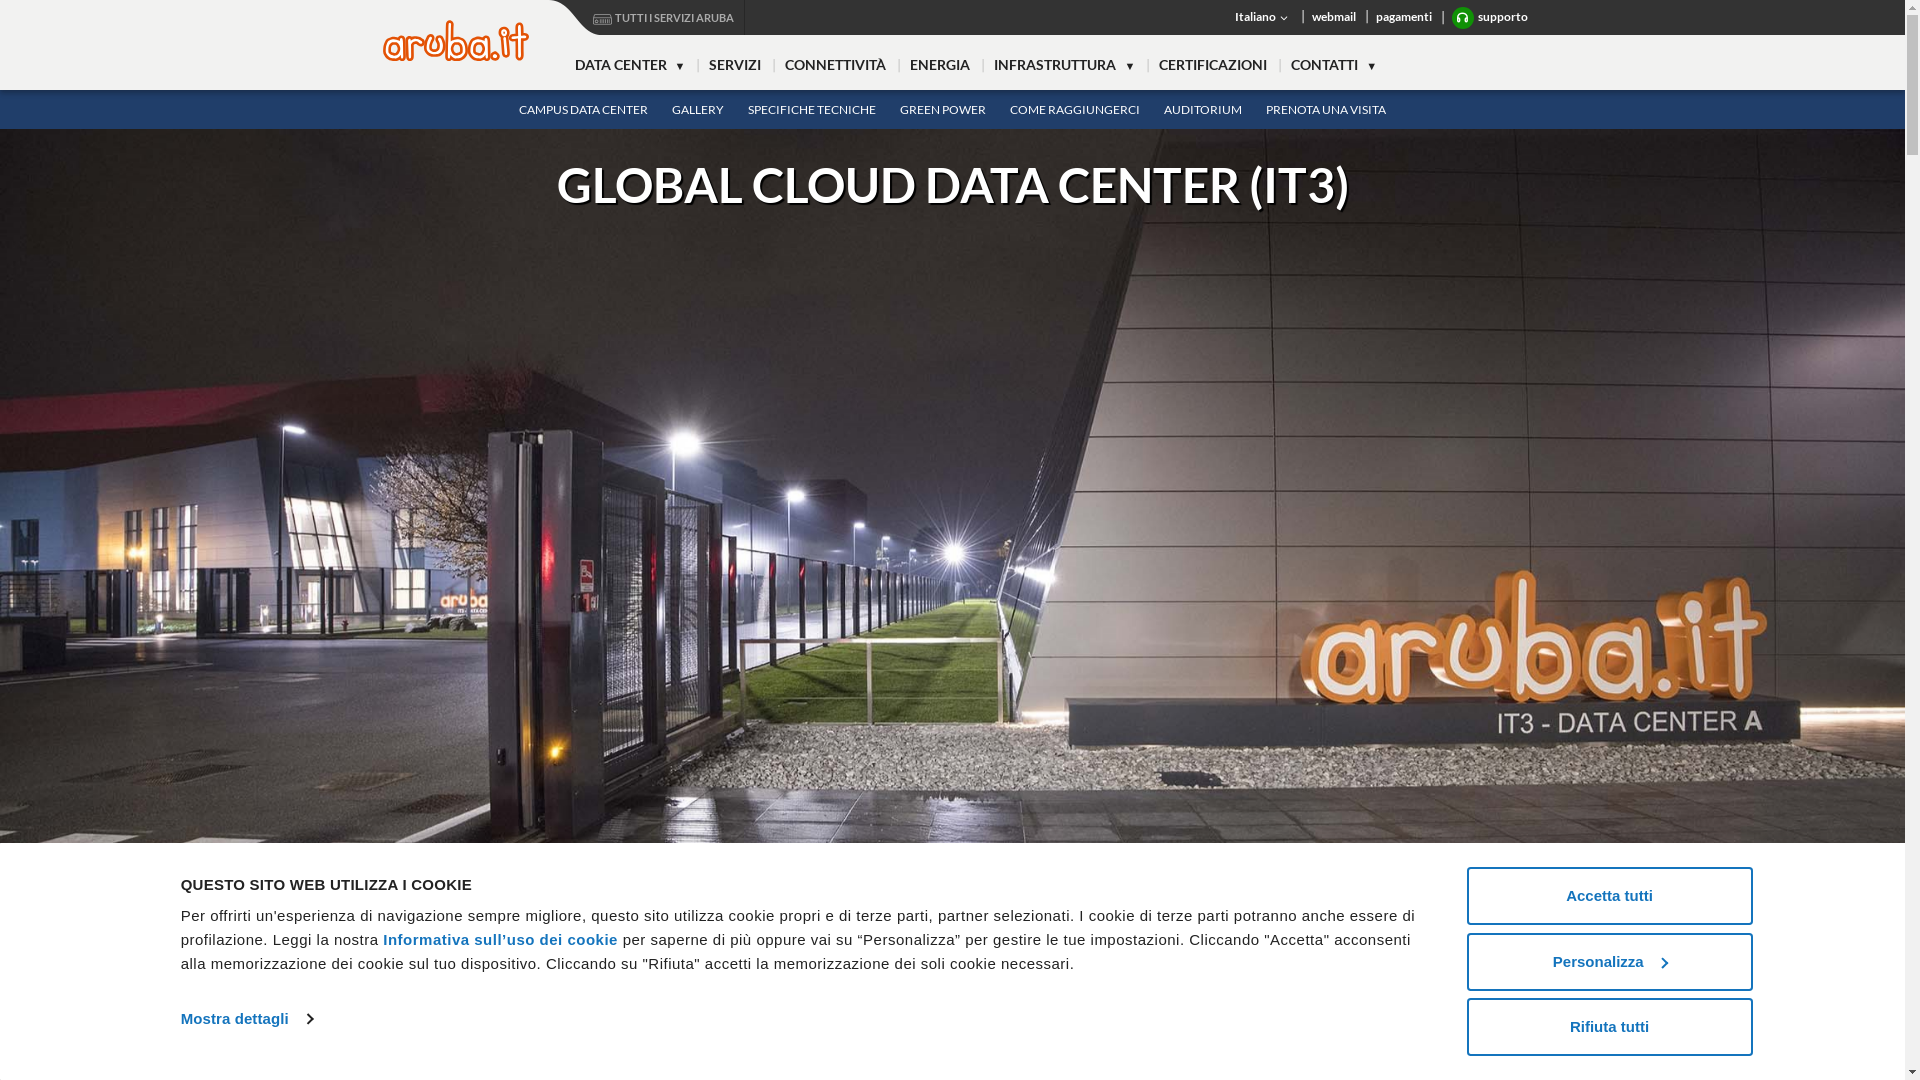 The image size is (1920, 1080). Describe the element at coordinates (1334, 64) in the screenshot. I see `'CONTATTI'` at that location.